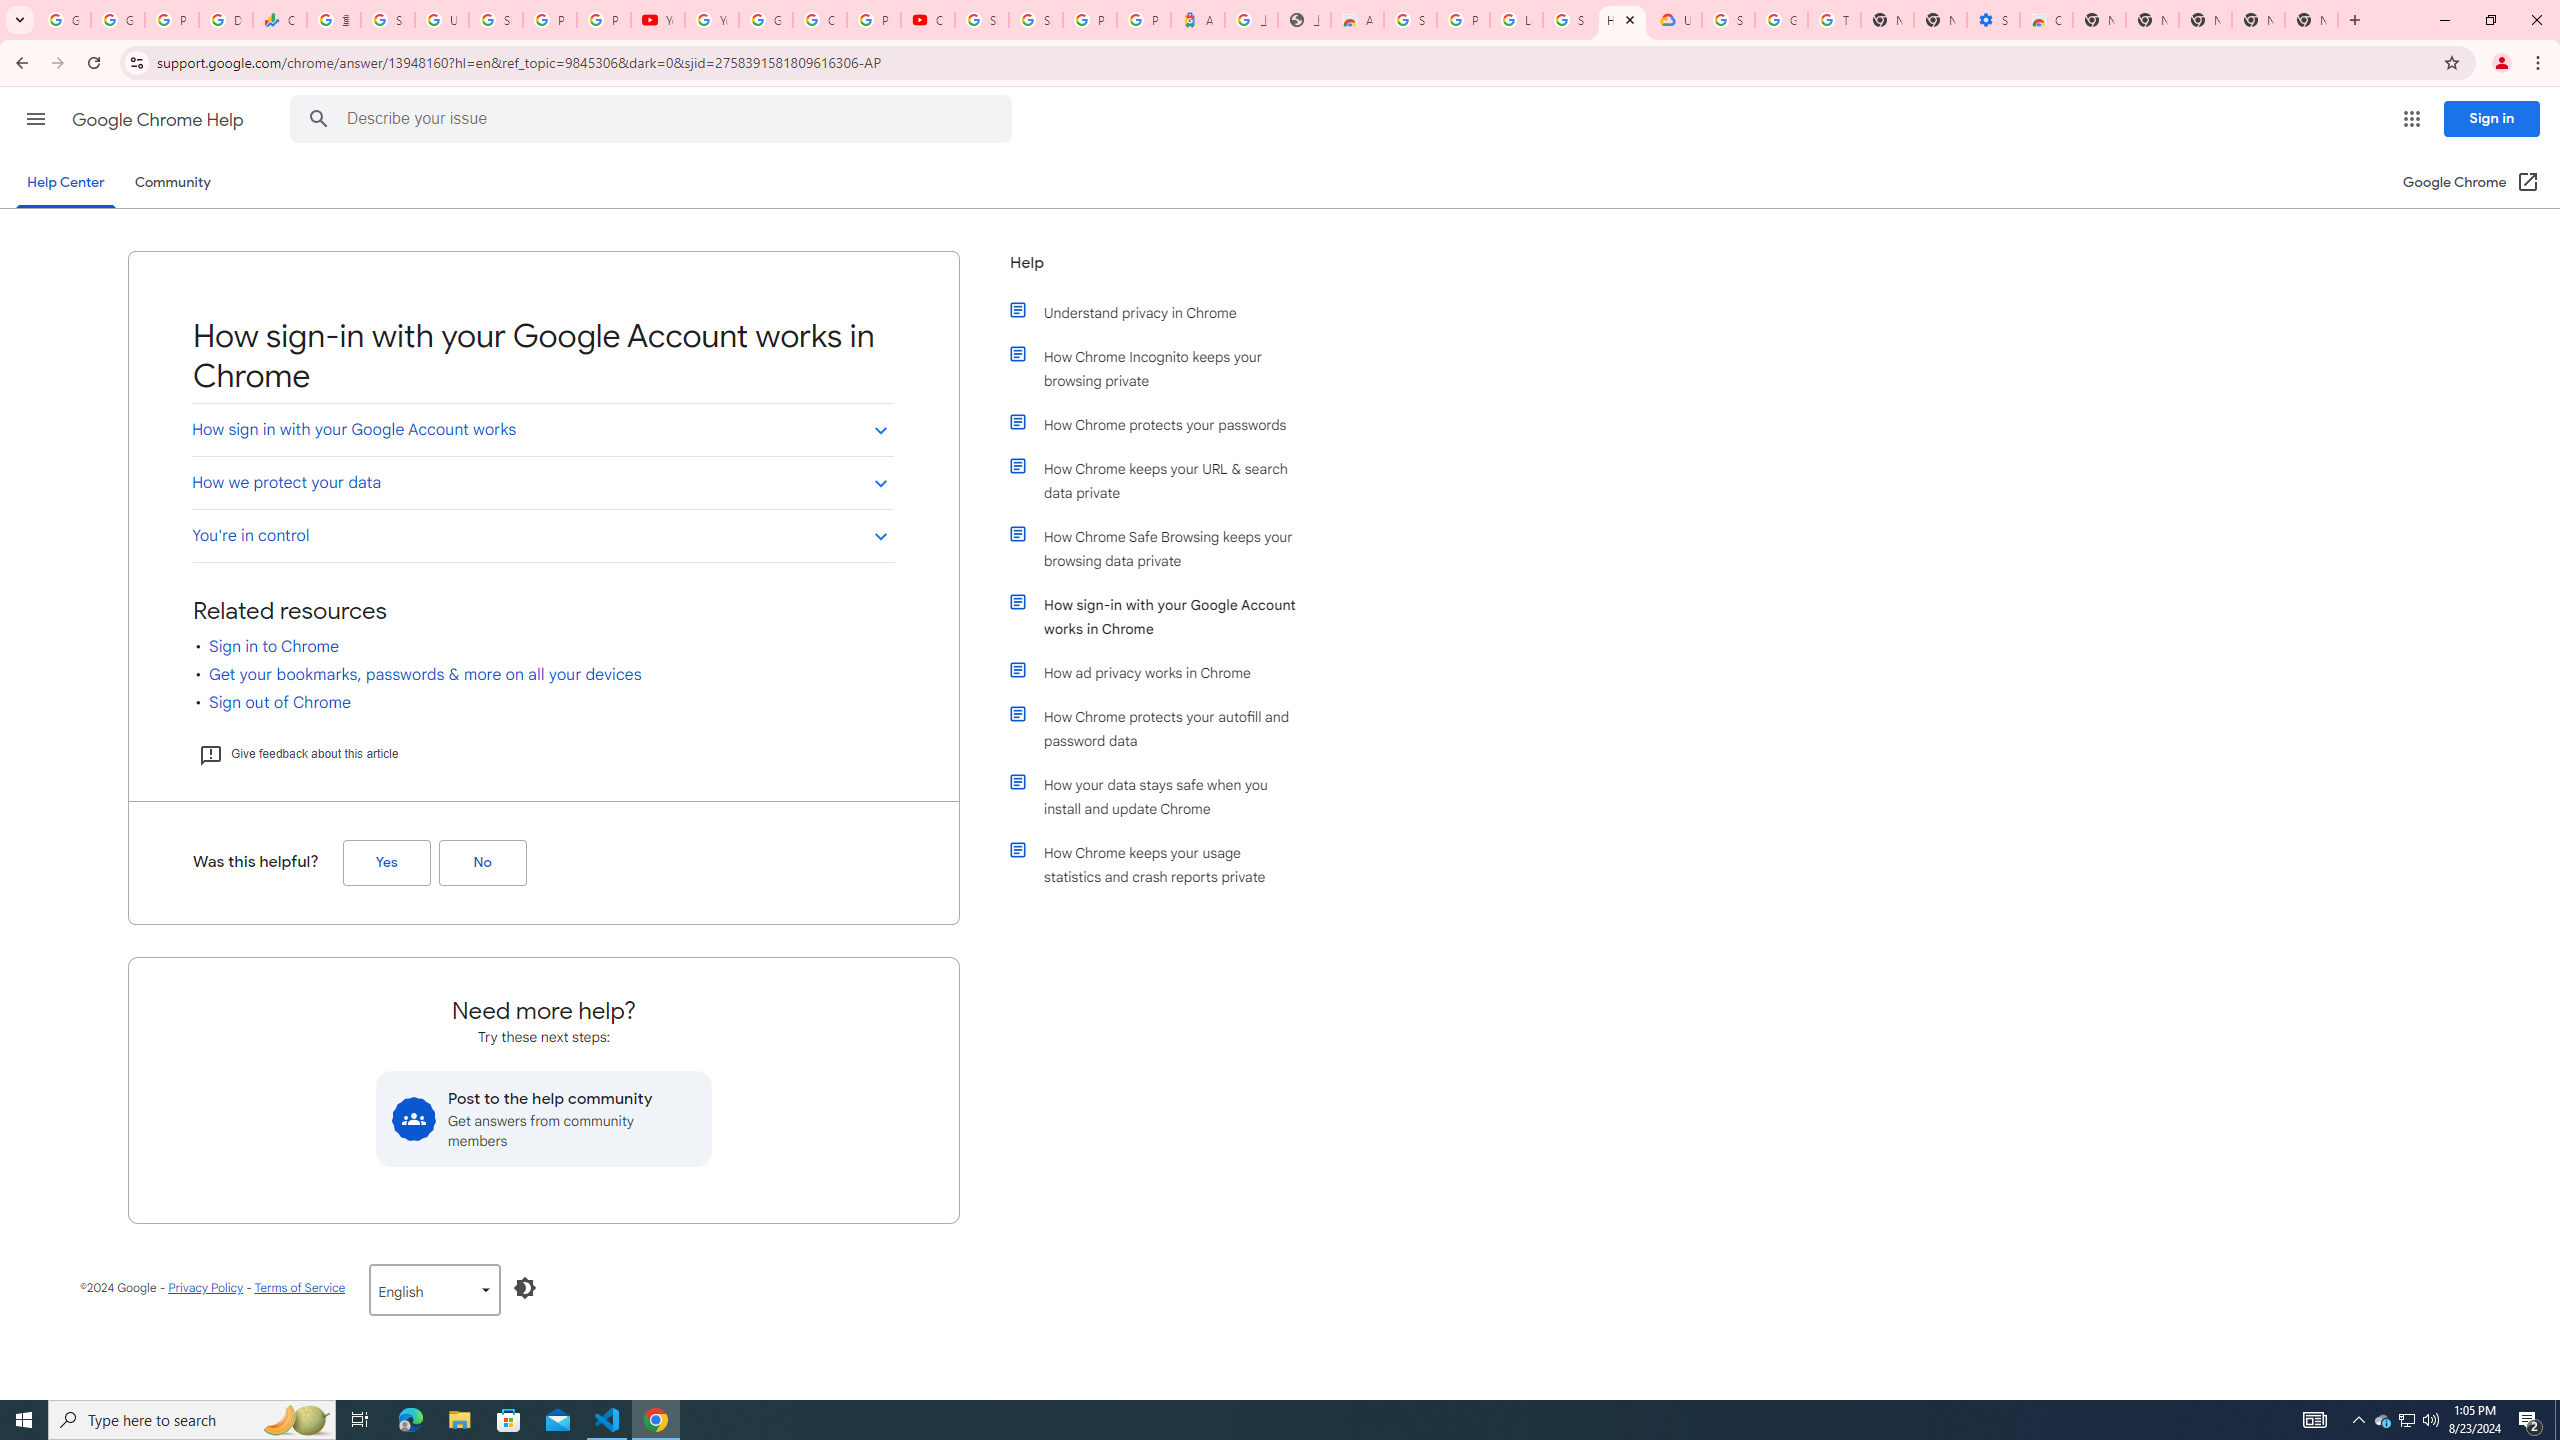 The image size is (2560, 1440). I want to click on 'Create your Google Account', so click(819, 19).